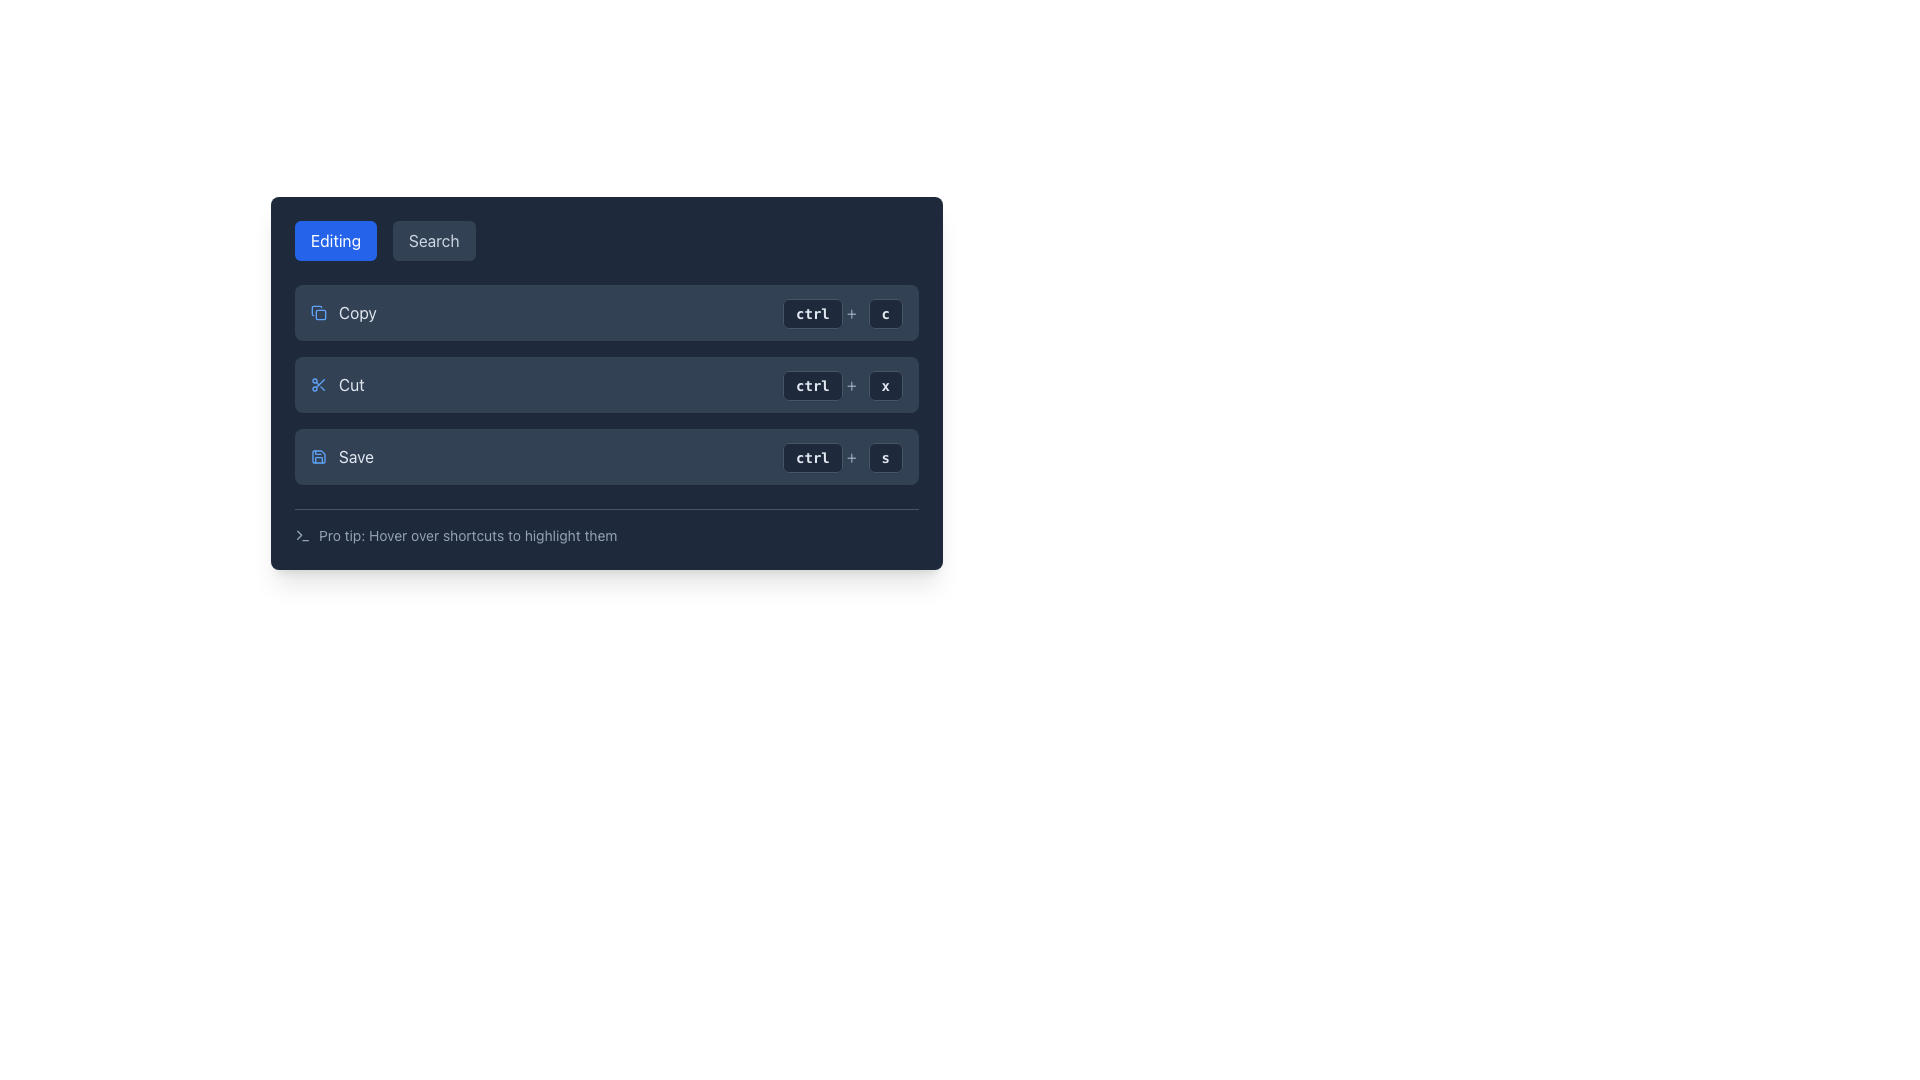 The image size is (1920, 1080). Describe the element at coordinates (356, 456) in the screenshot. I see `the static text label reading 'Save', which is styled in a light color against a dark background and is positioned at the bottom row of the displayed menu options` at that location.